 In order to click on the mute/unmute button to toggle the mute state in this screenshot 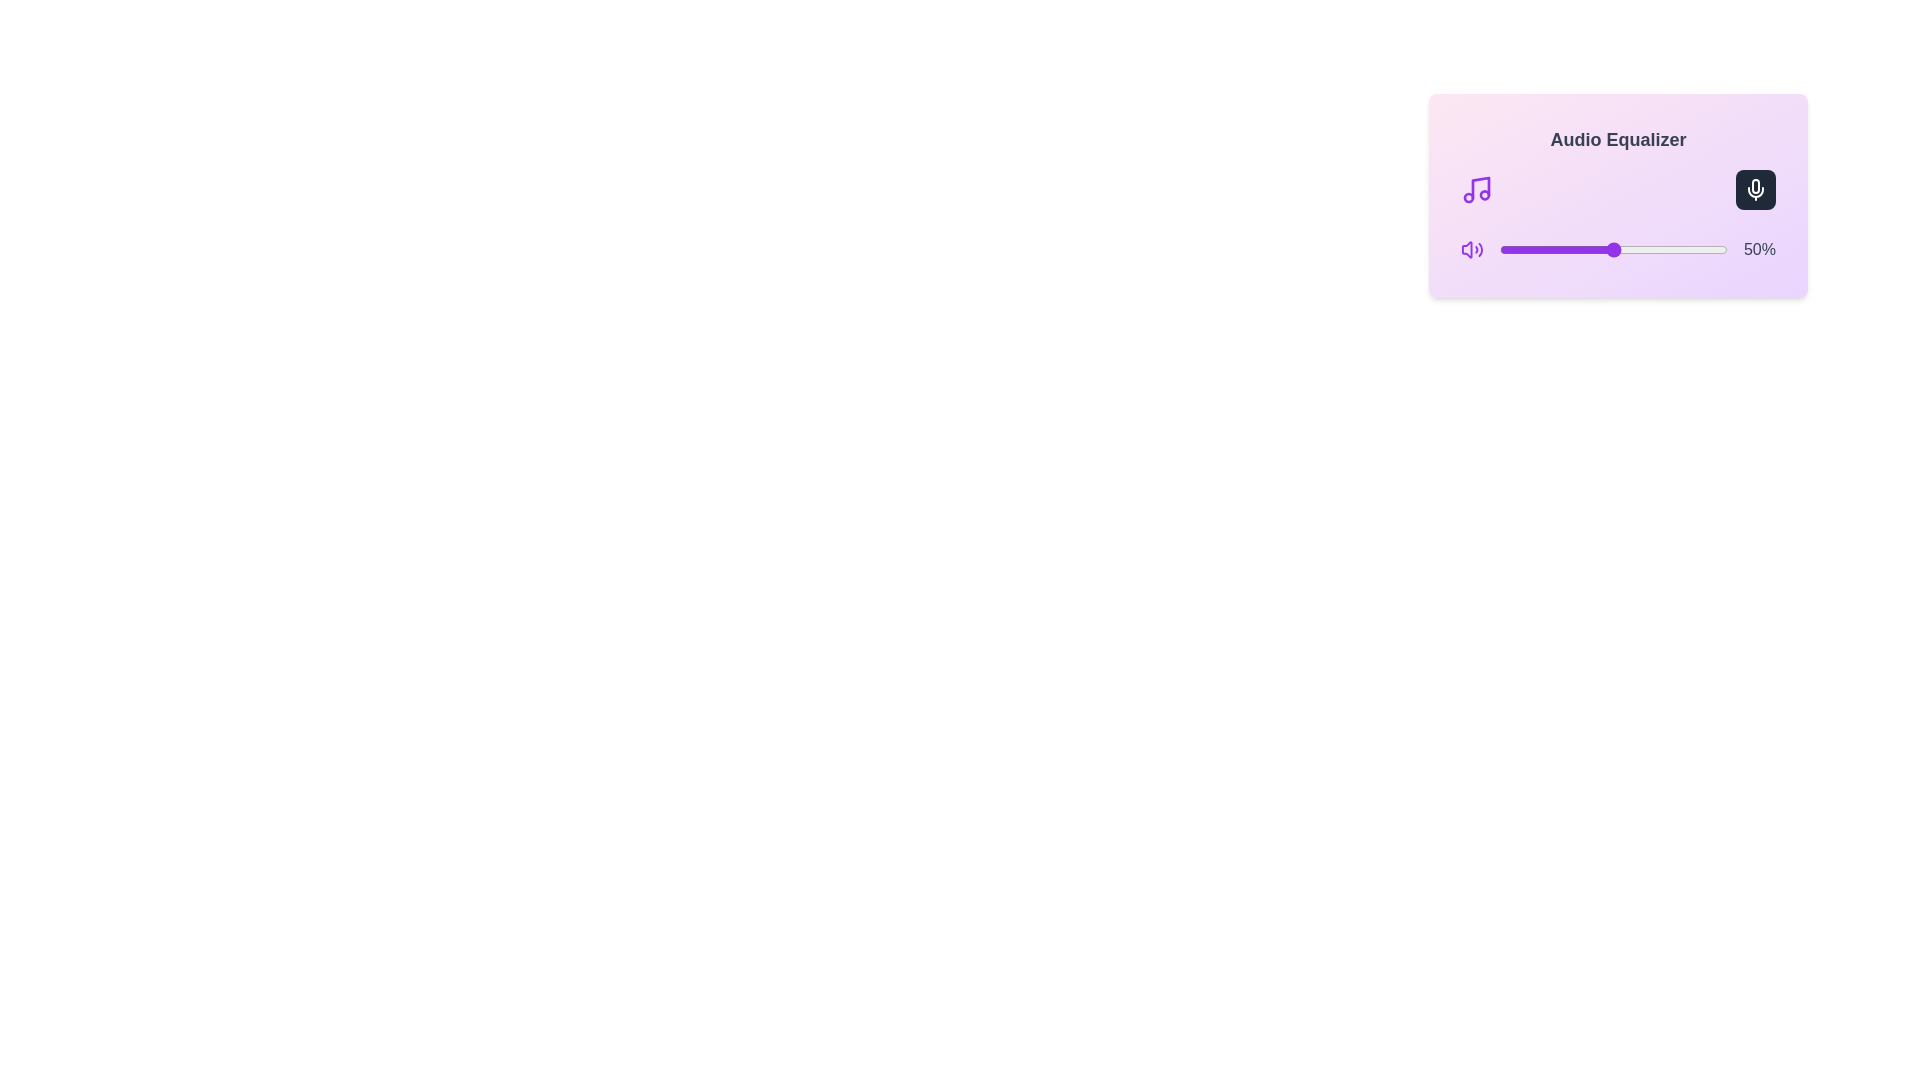, I will do `click(1755, 189)`.